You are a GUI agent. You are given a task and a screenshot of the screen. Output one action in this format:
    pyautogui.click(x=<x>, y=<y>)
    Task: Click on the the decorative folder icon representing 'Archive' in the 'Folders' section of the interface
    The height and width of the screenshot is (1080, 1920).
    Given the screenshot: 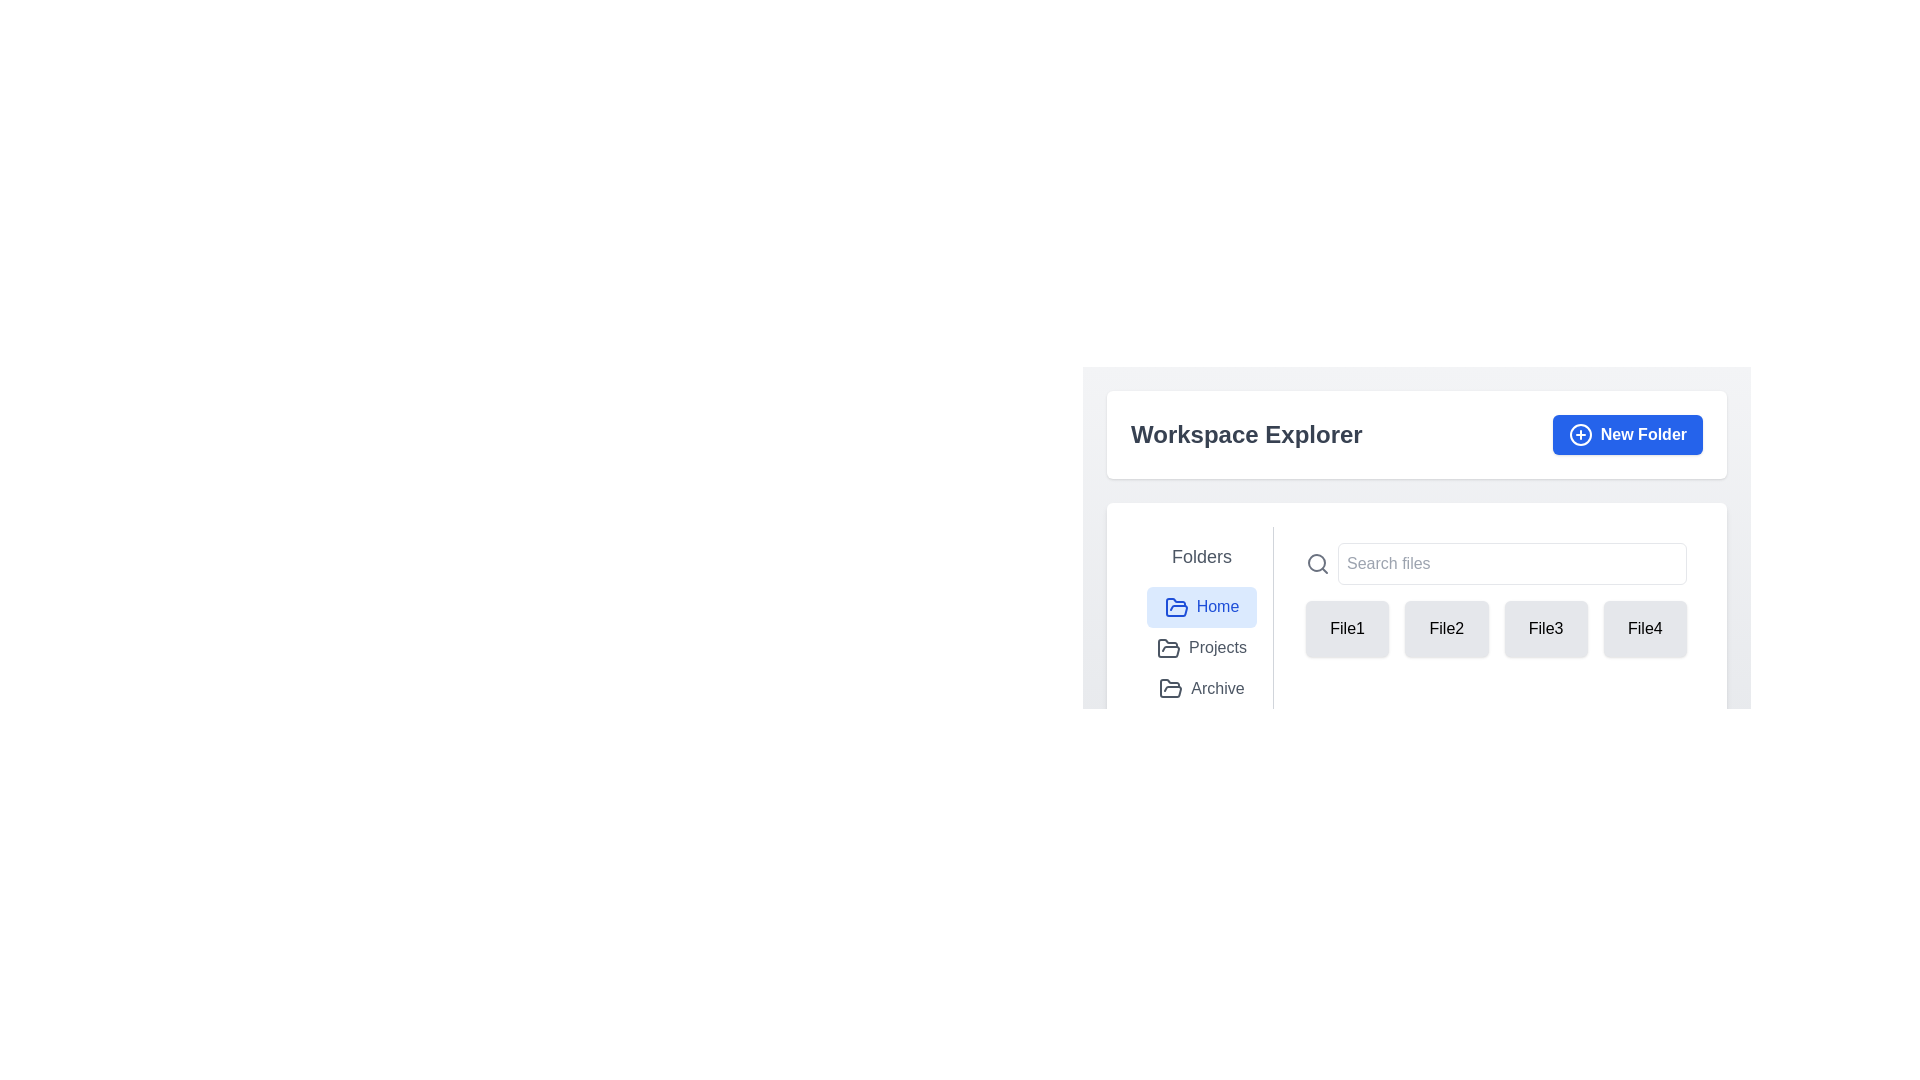 What is the action you would take?
    pyautogui.click(x=1171, y=688)
    